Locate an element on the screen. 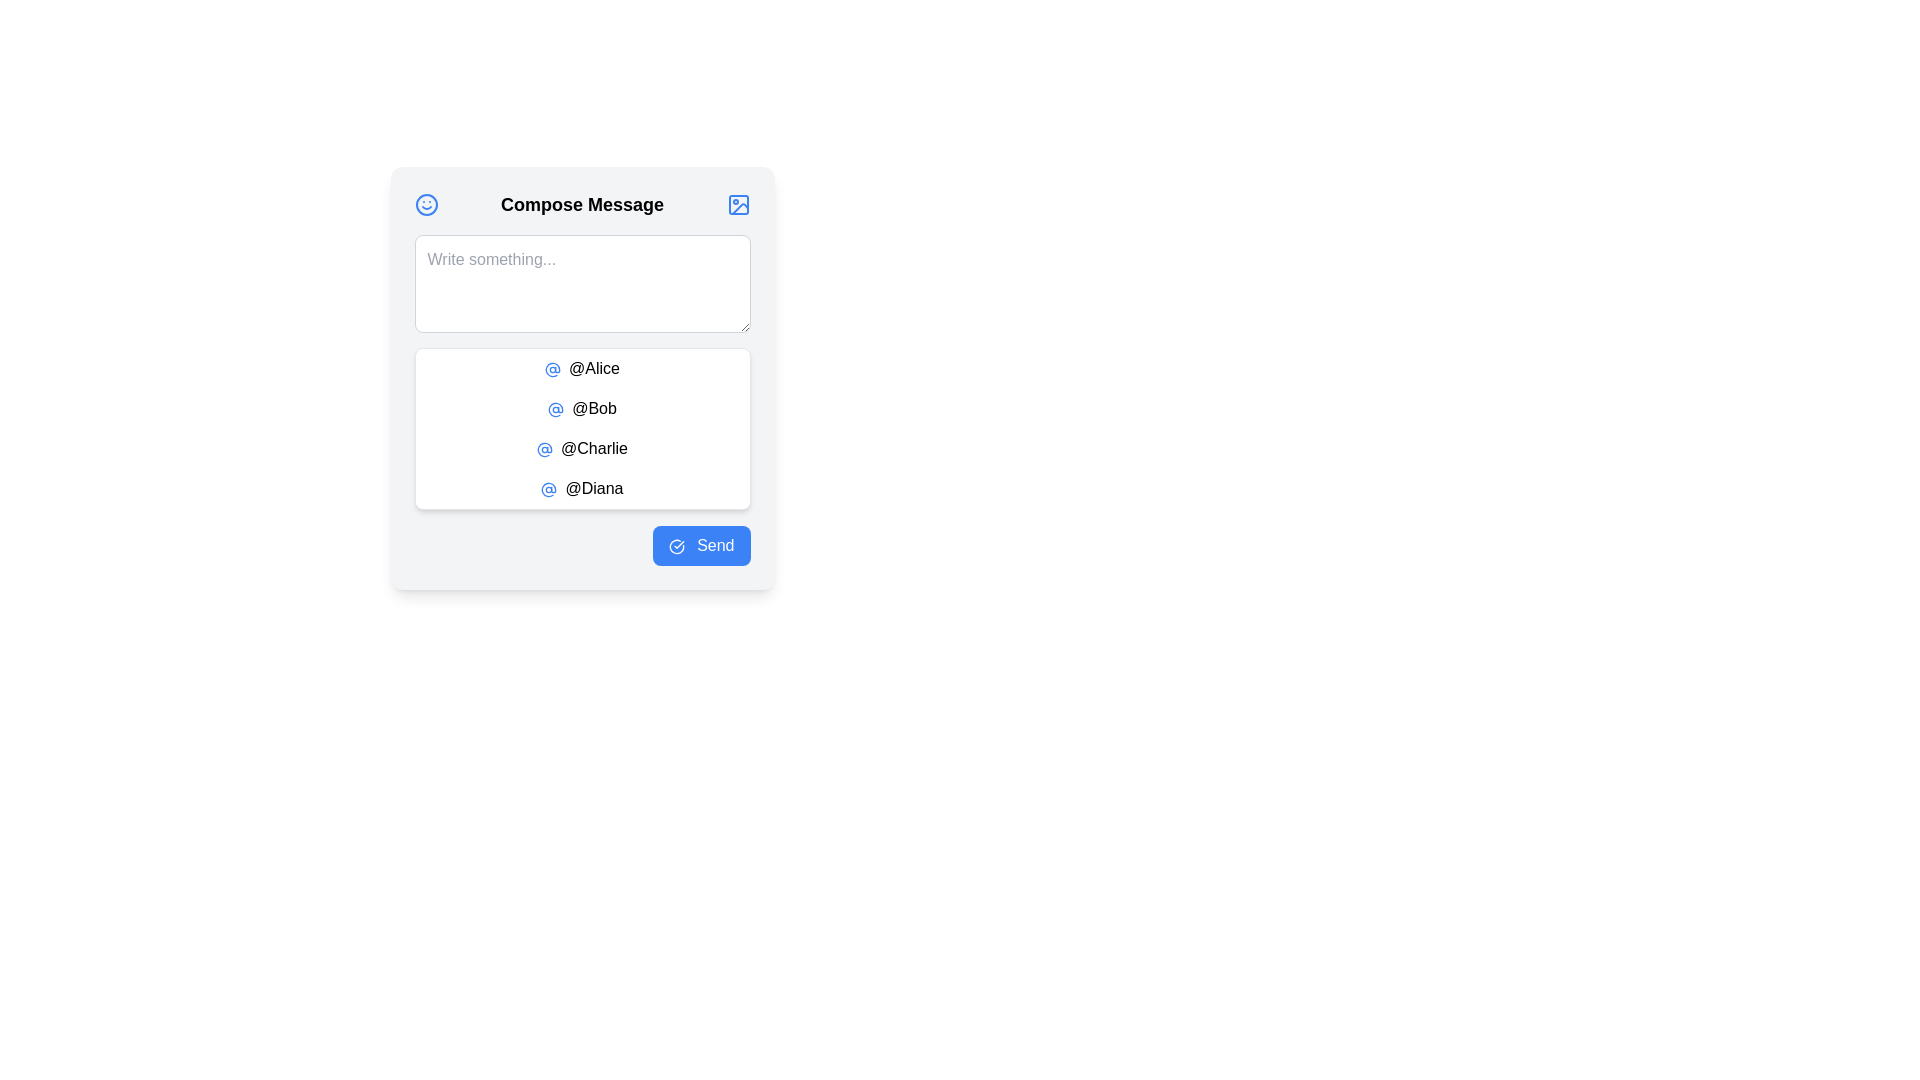  the third username option in the list, which is located between '@Bob' and '@Diana' is located at coordinates (581, 447).